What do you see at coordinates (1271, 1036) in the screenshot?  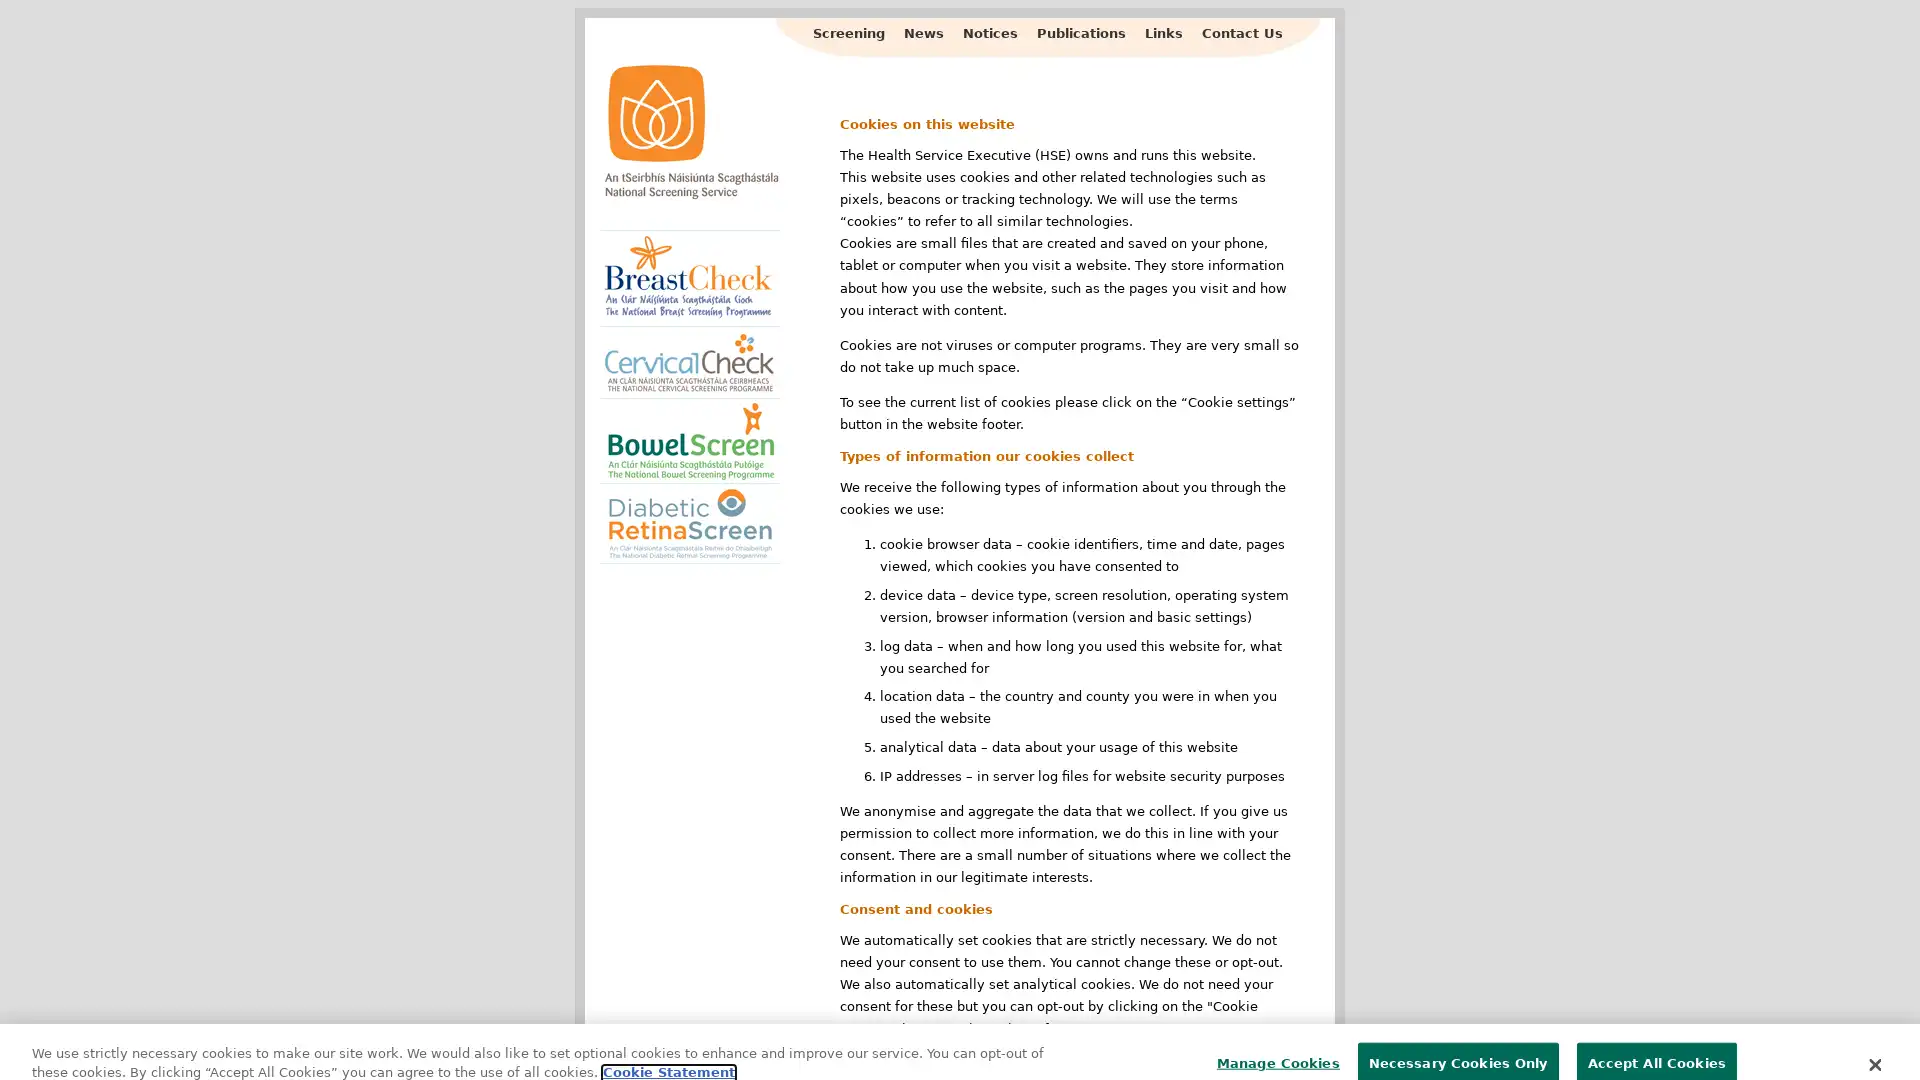 I see `Manage Cookies` at bounding box center [1271, 1036].